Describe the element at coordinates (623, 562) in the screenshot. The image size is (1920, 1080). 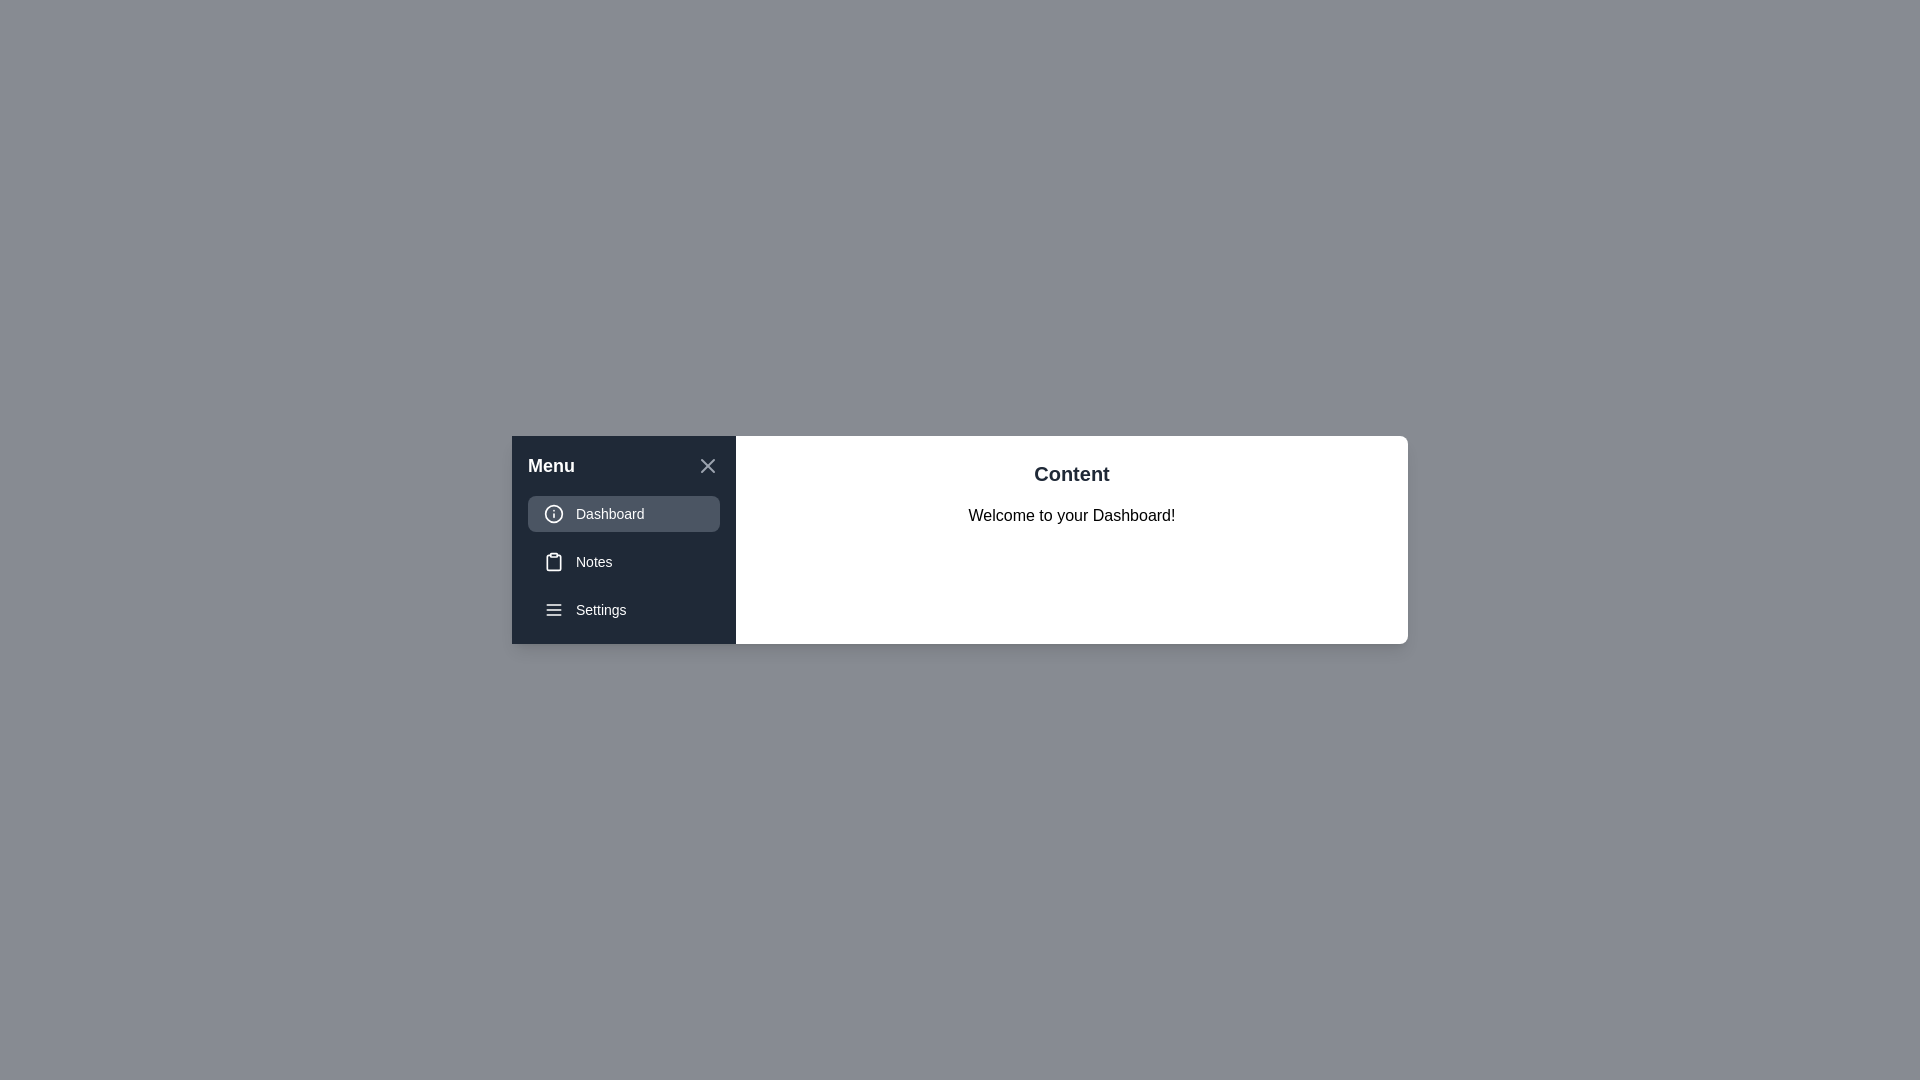
I see `the 'Notes' navigational button, which is the second button in the vertical menu list` at that location.